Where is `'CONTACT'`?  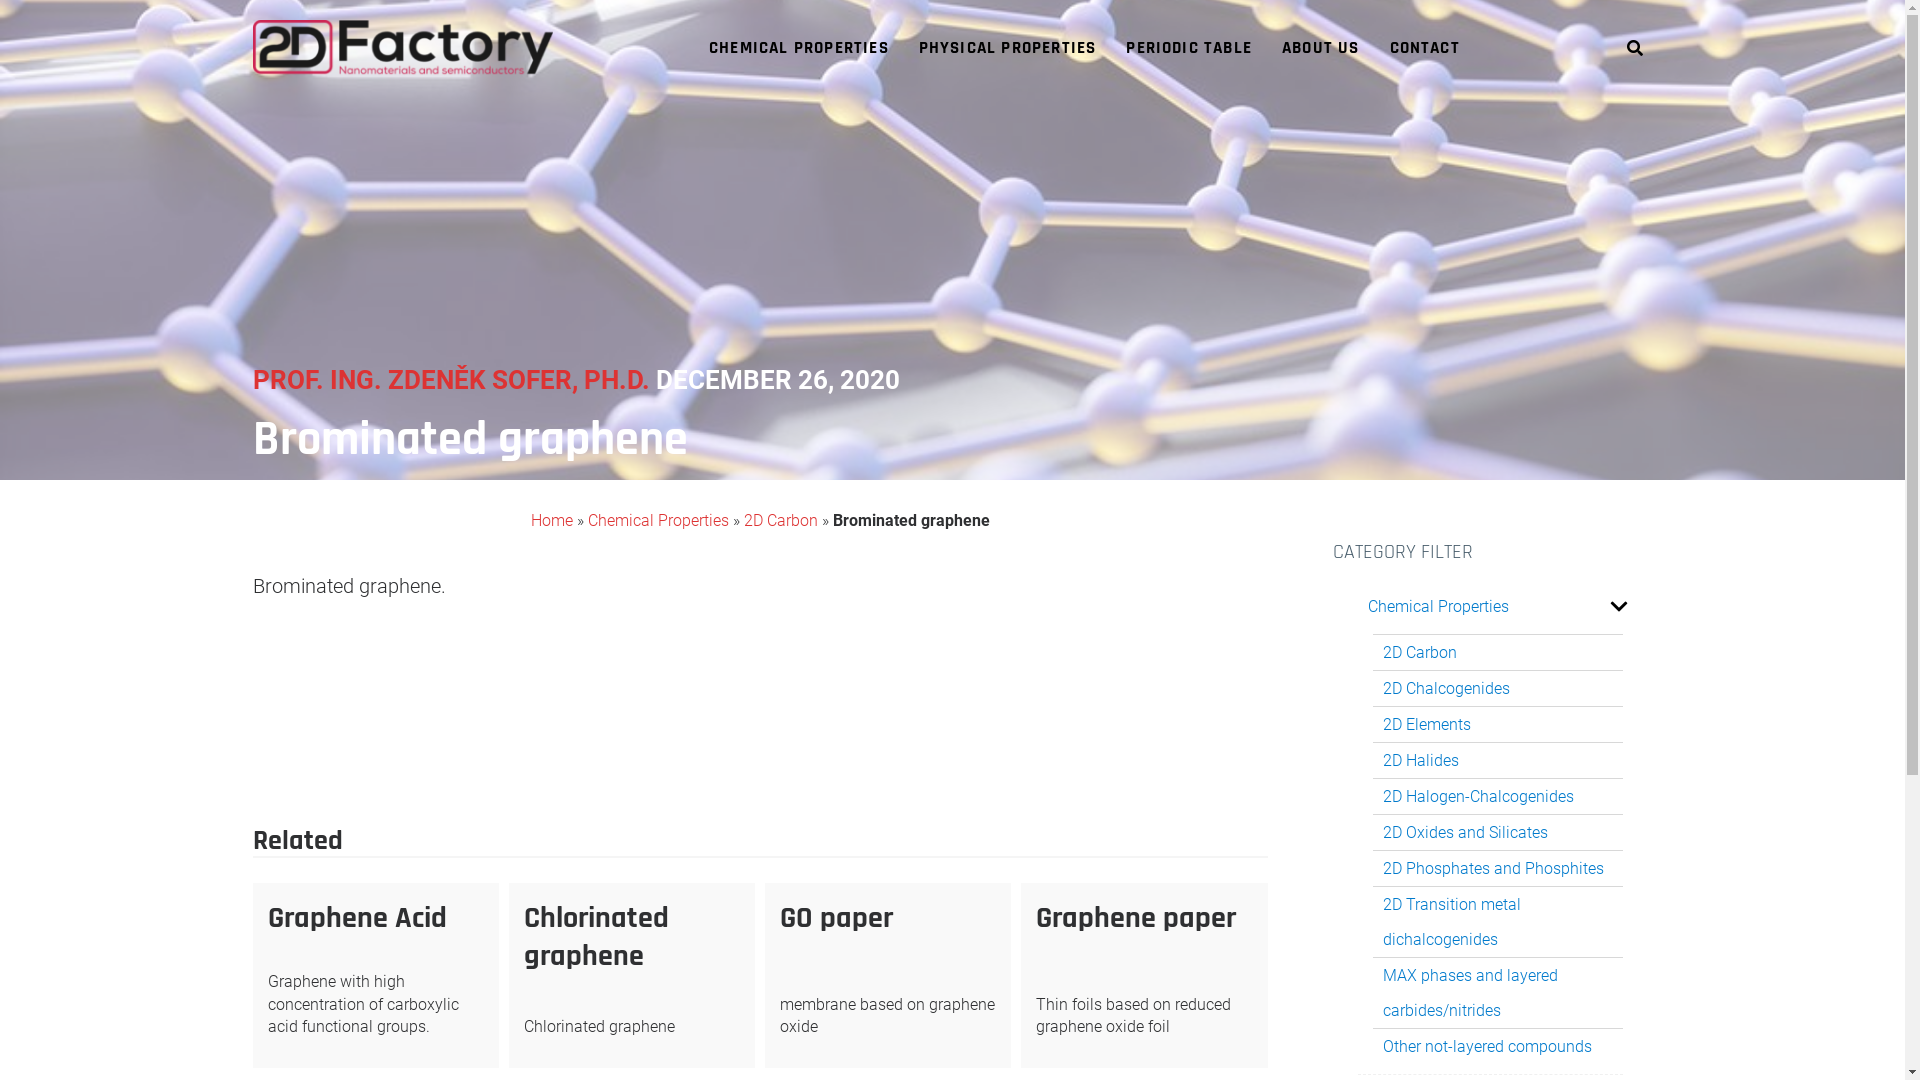
'CONTACT' is located at coordinates (1424, 48).